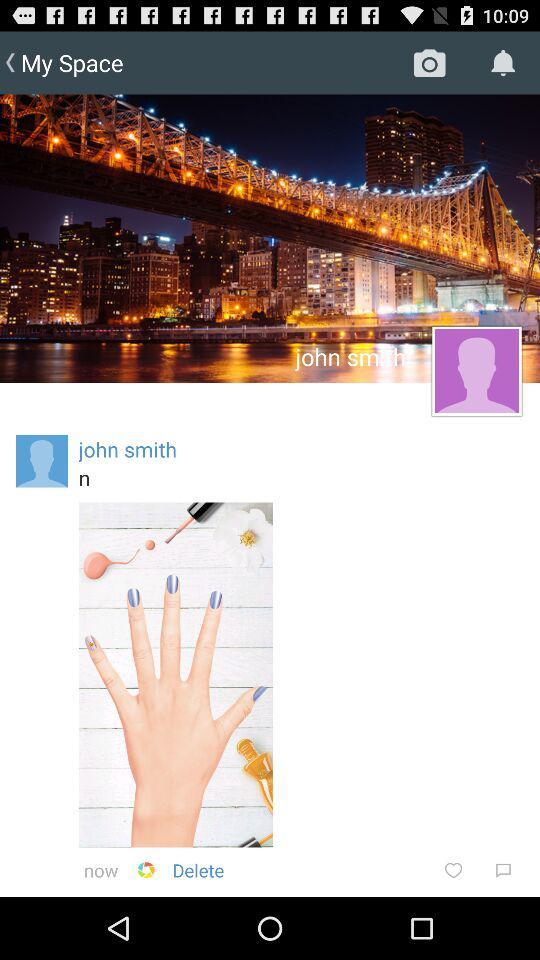 The width and height of the screenshot is (540, 960). Describe the element at coordinates (198, 869) in the screenshot. I see `the delete` at that location.